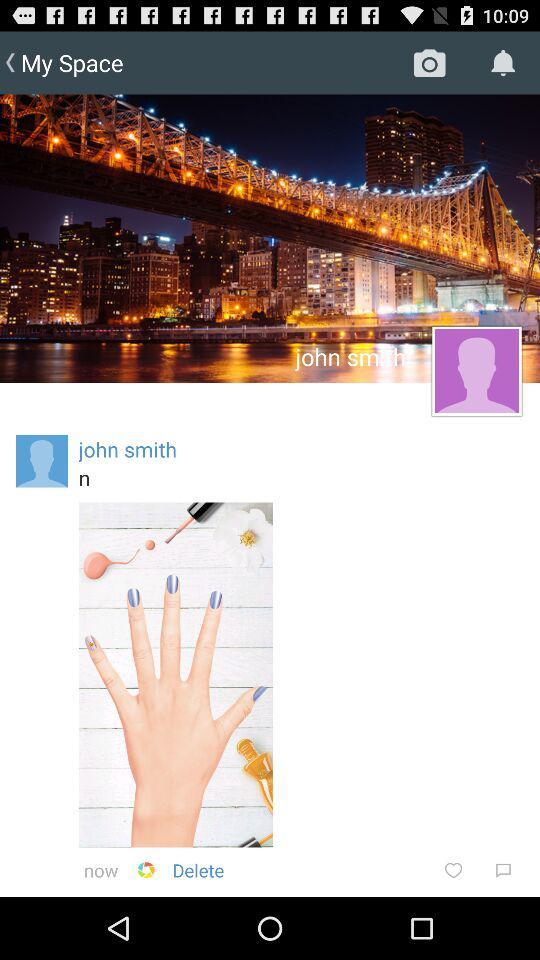 The width and height of the screenshot is (540, 960). Describe the element at coordinates (198, 869) in the screenshot. I see `the delete` at that location.